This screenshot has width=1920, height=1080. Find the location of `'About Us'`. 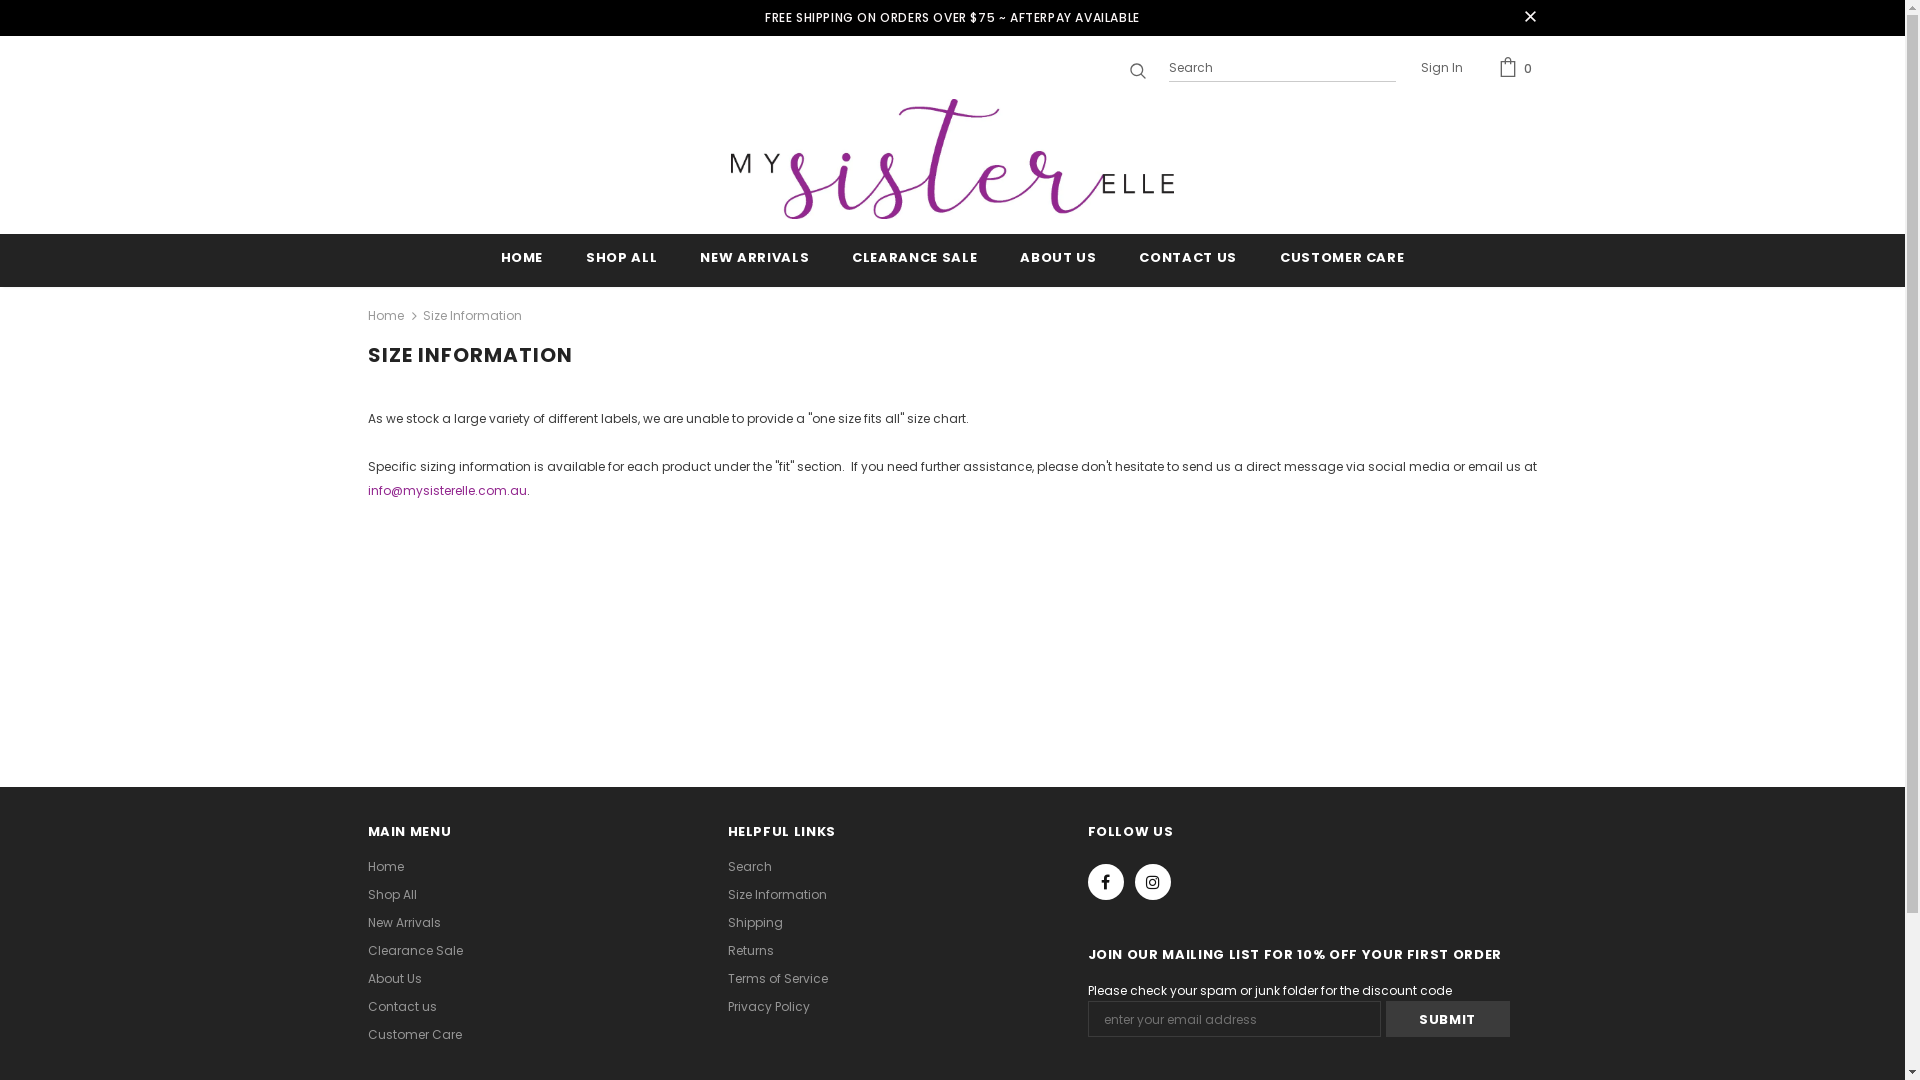

'About Us' is located at coordinates (368, 978).